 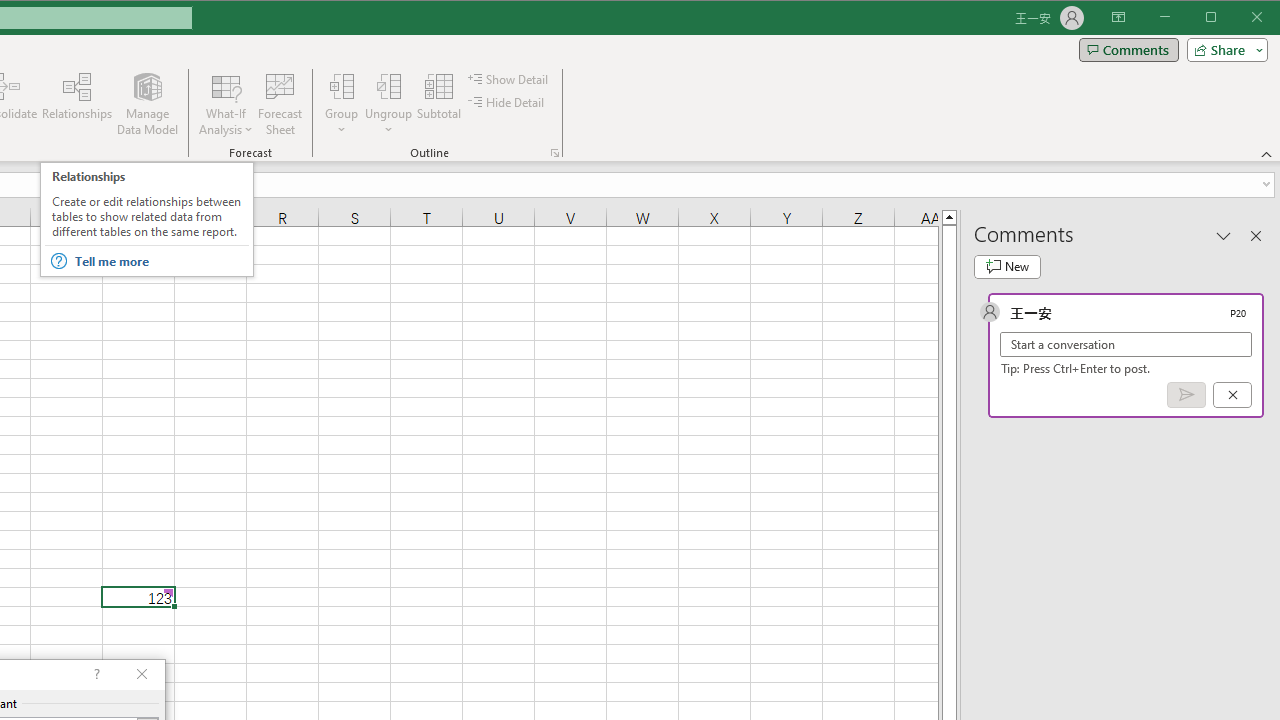 What do you see at coordinates (1126, 343) in the screenshot?
I see `'Start a conversation'` at bounding box center [1126, 343].